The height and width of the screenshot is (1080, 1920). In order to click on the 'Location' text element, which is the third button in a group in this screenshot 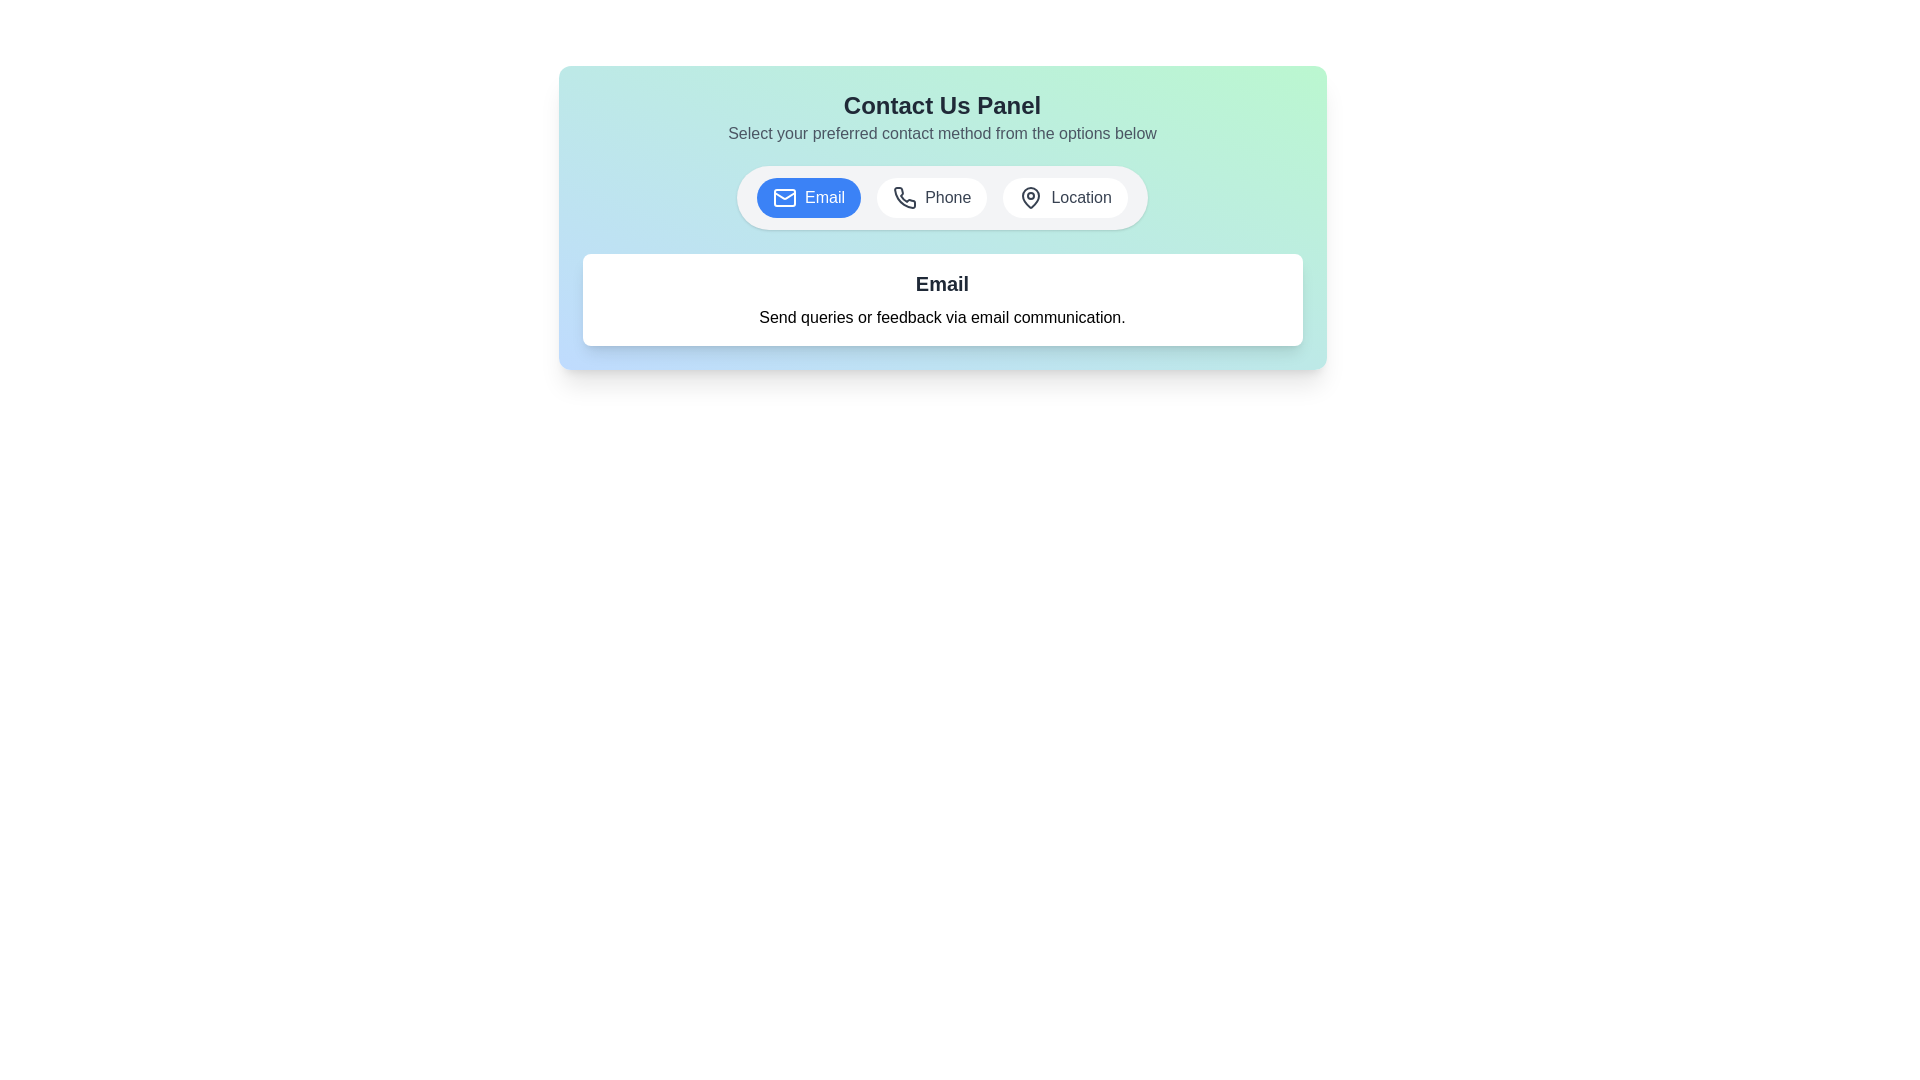, I will do `click(1080, 197)`.